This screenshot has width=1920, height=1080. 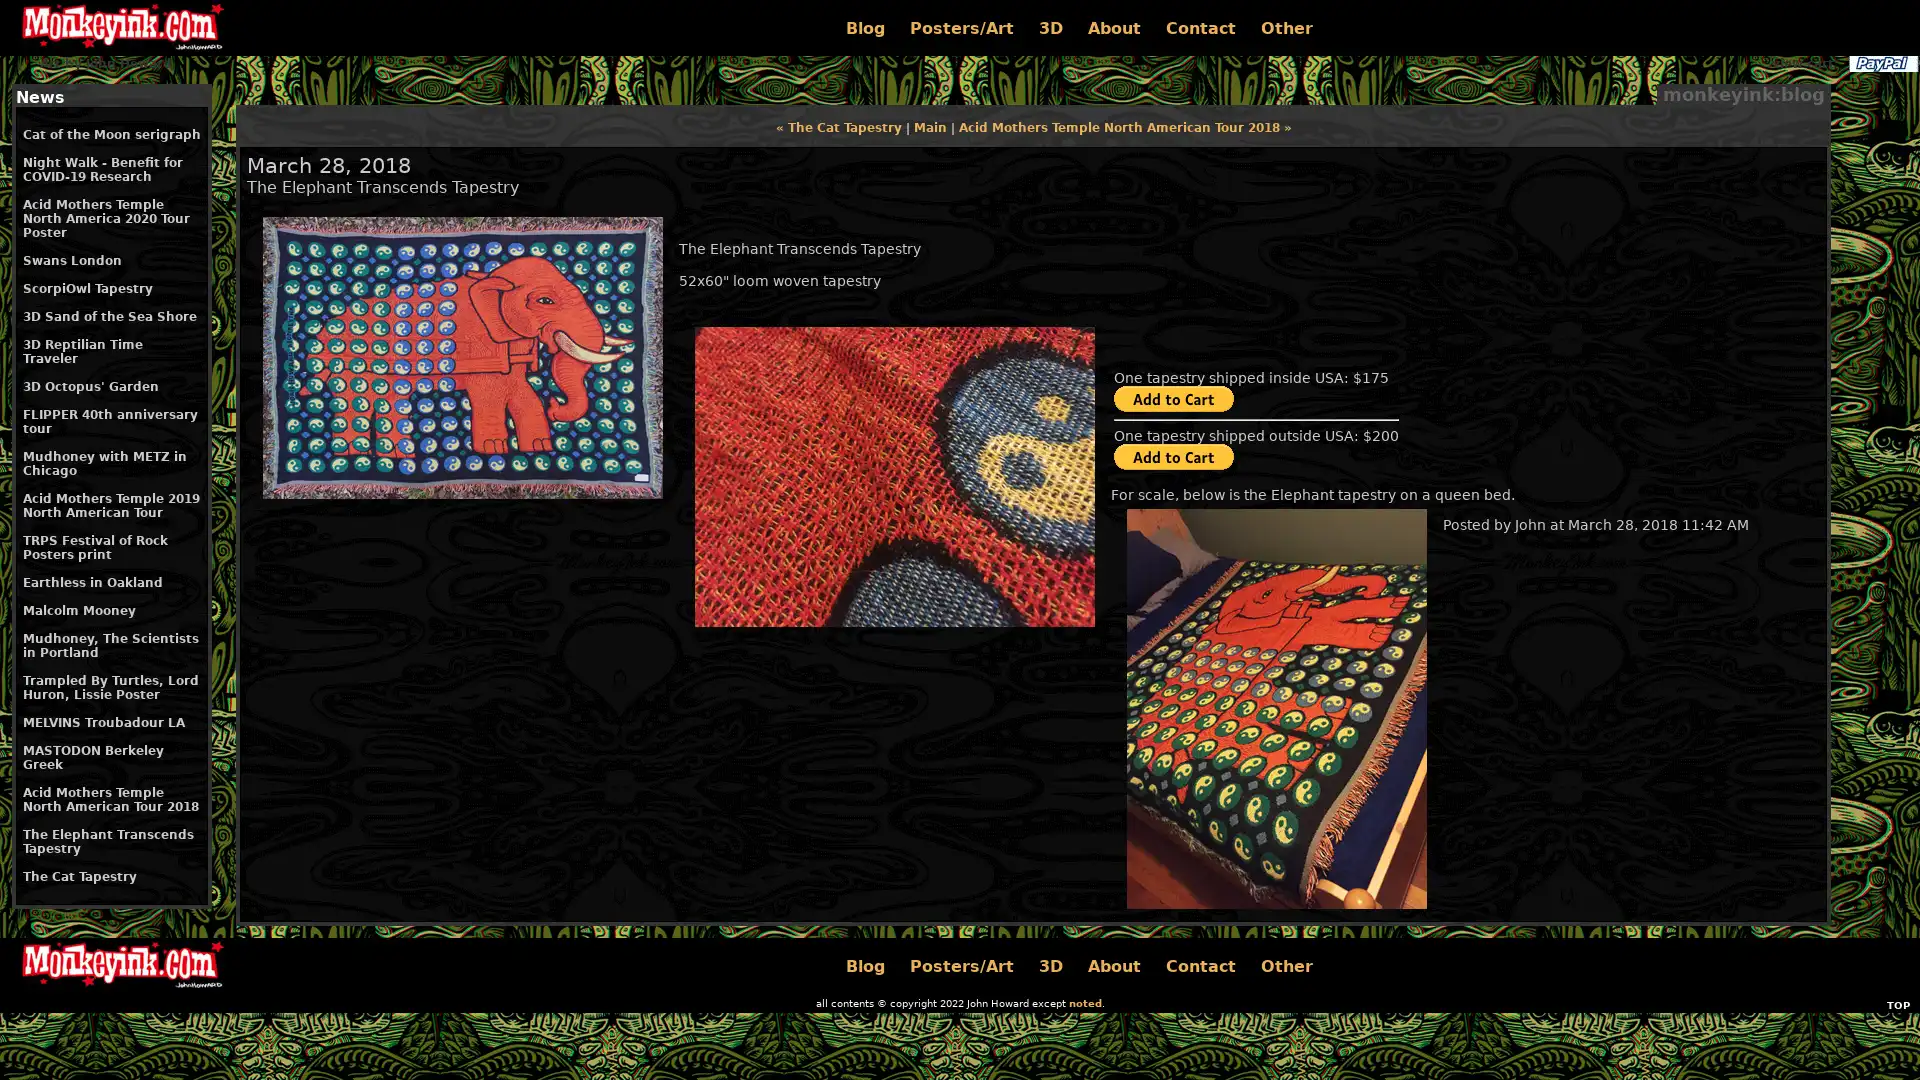 I want to click on PayPal - The safer, easier way to pay online!, so click(x=1174, y=456).